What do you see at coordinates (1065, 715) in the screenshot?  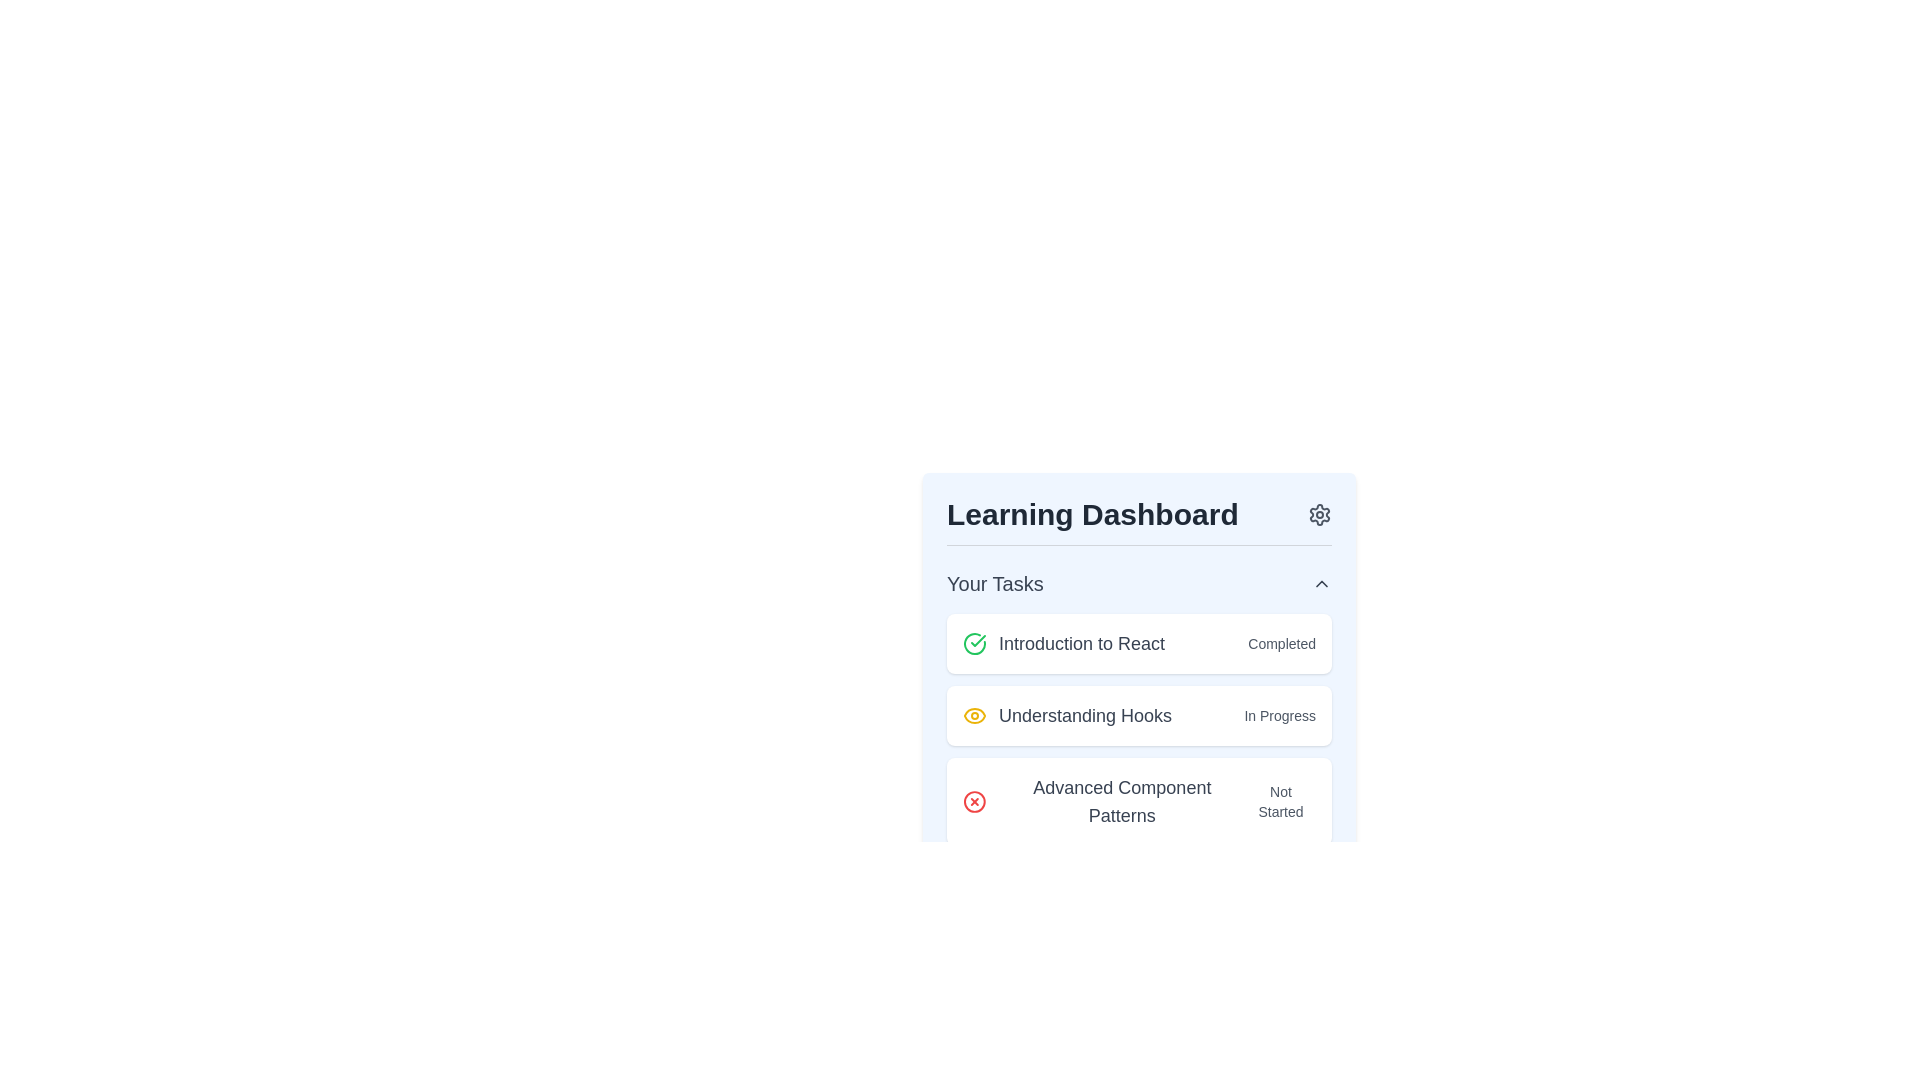 I see `the 'Understanding Hooks' text in the 'Your Tasks' section` at bounding box center [1065, 715].